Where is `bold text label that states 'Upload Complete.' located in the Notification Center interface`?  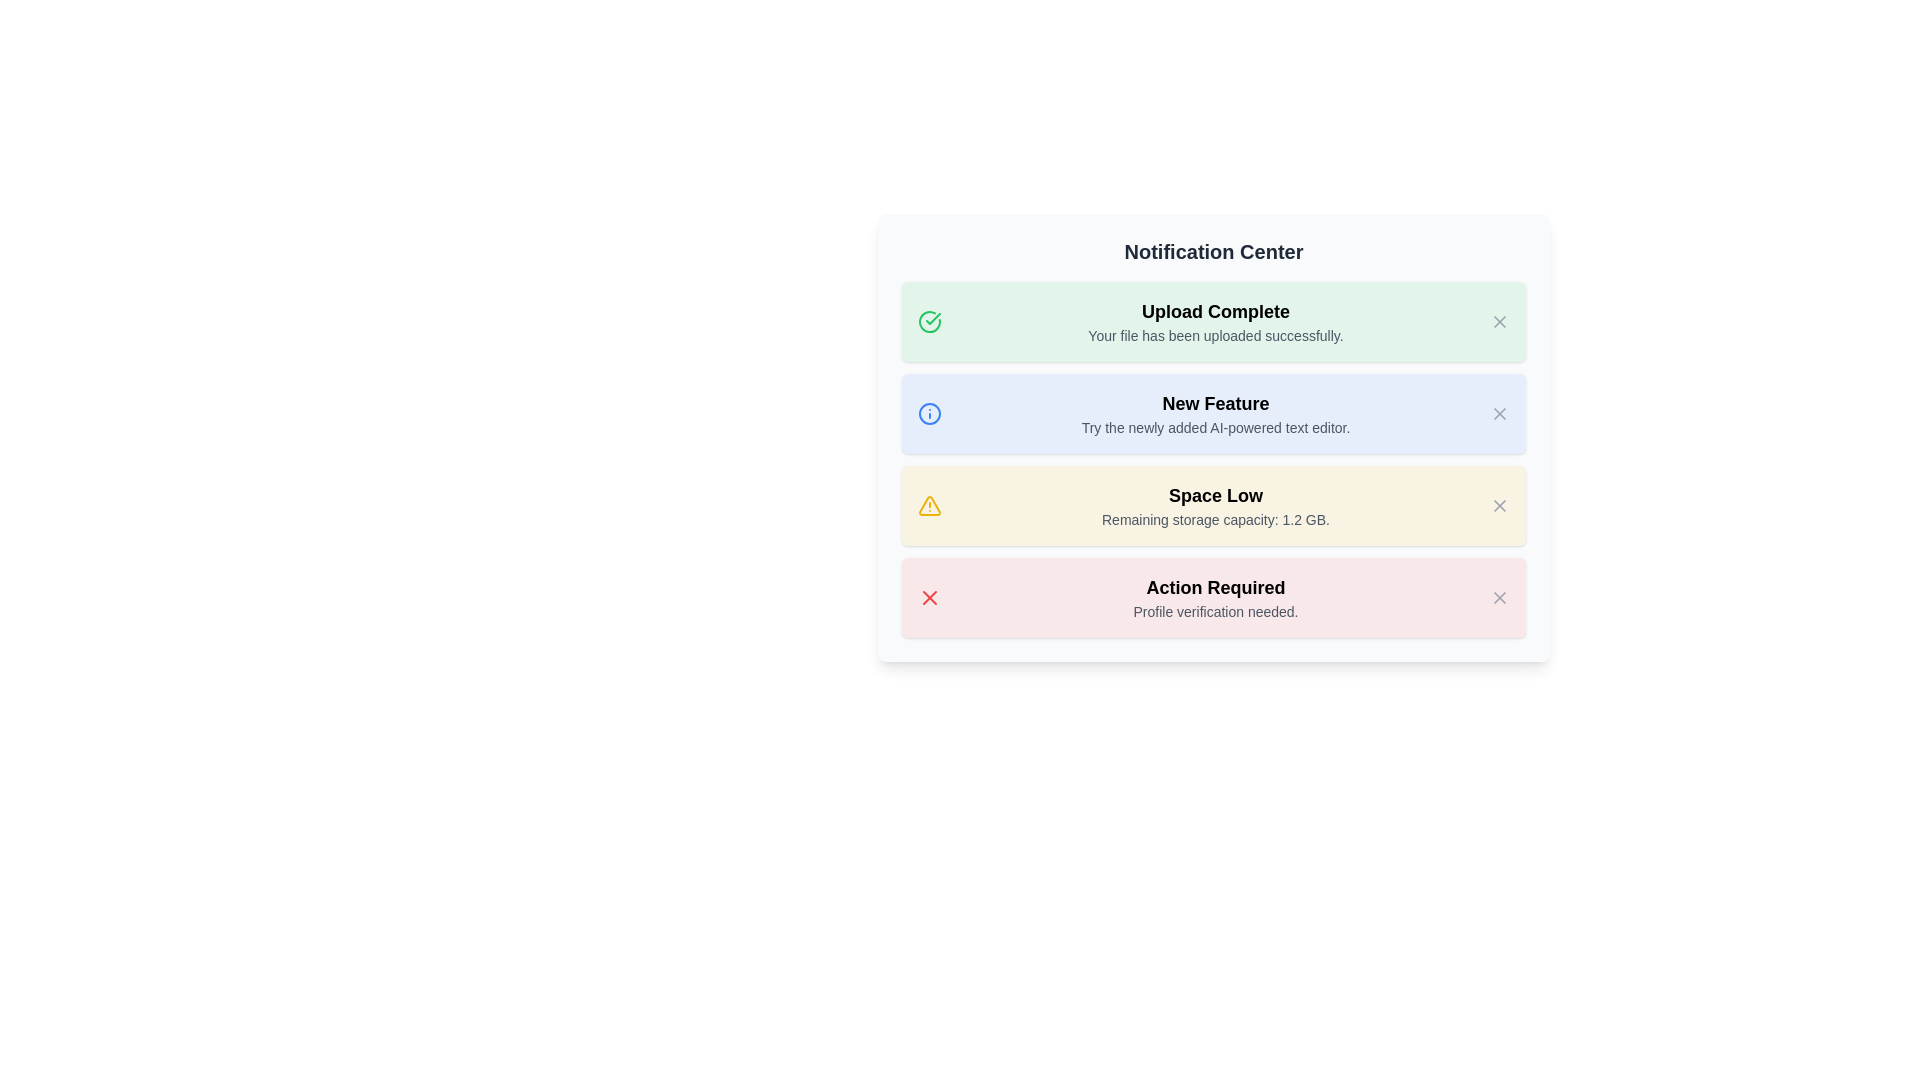
bold text label that states 'Upload Complete.' located in the Notification Center interface is located at coordinates (1214, 312).